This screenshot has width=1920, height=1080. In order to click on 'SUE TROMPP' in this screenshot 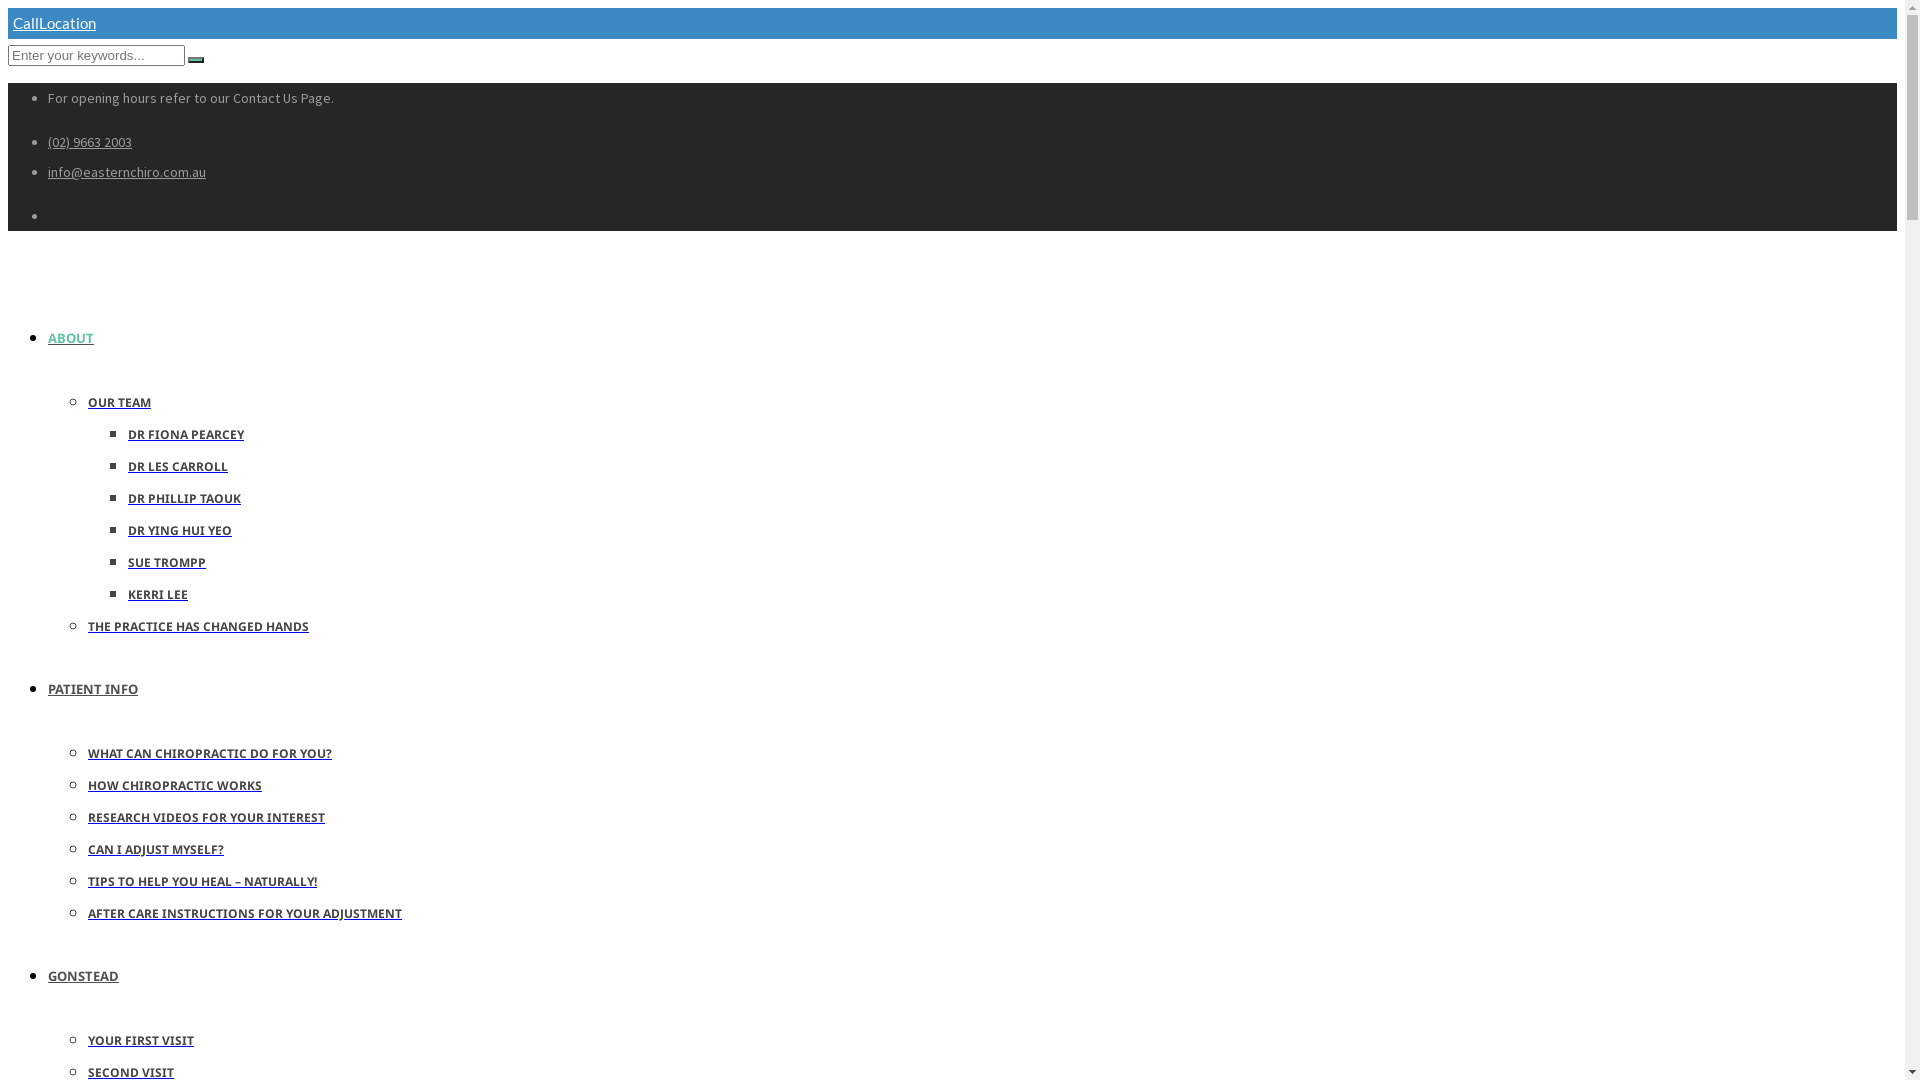, I will do `click(167, 562)`.